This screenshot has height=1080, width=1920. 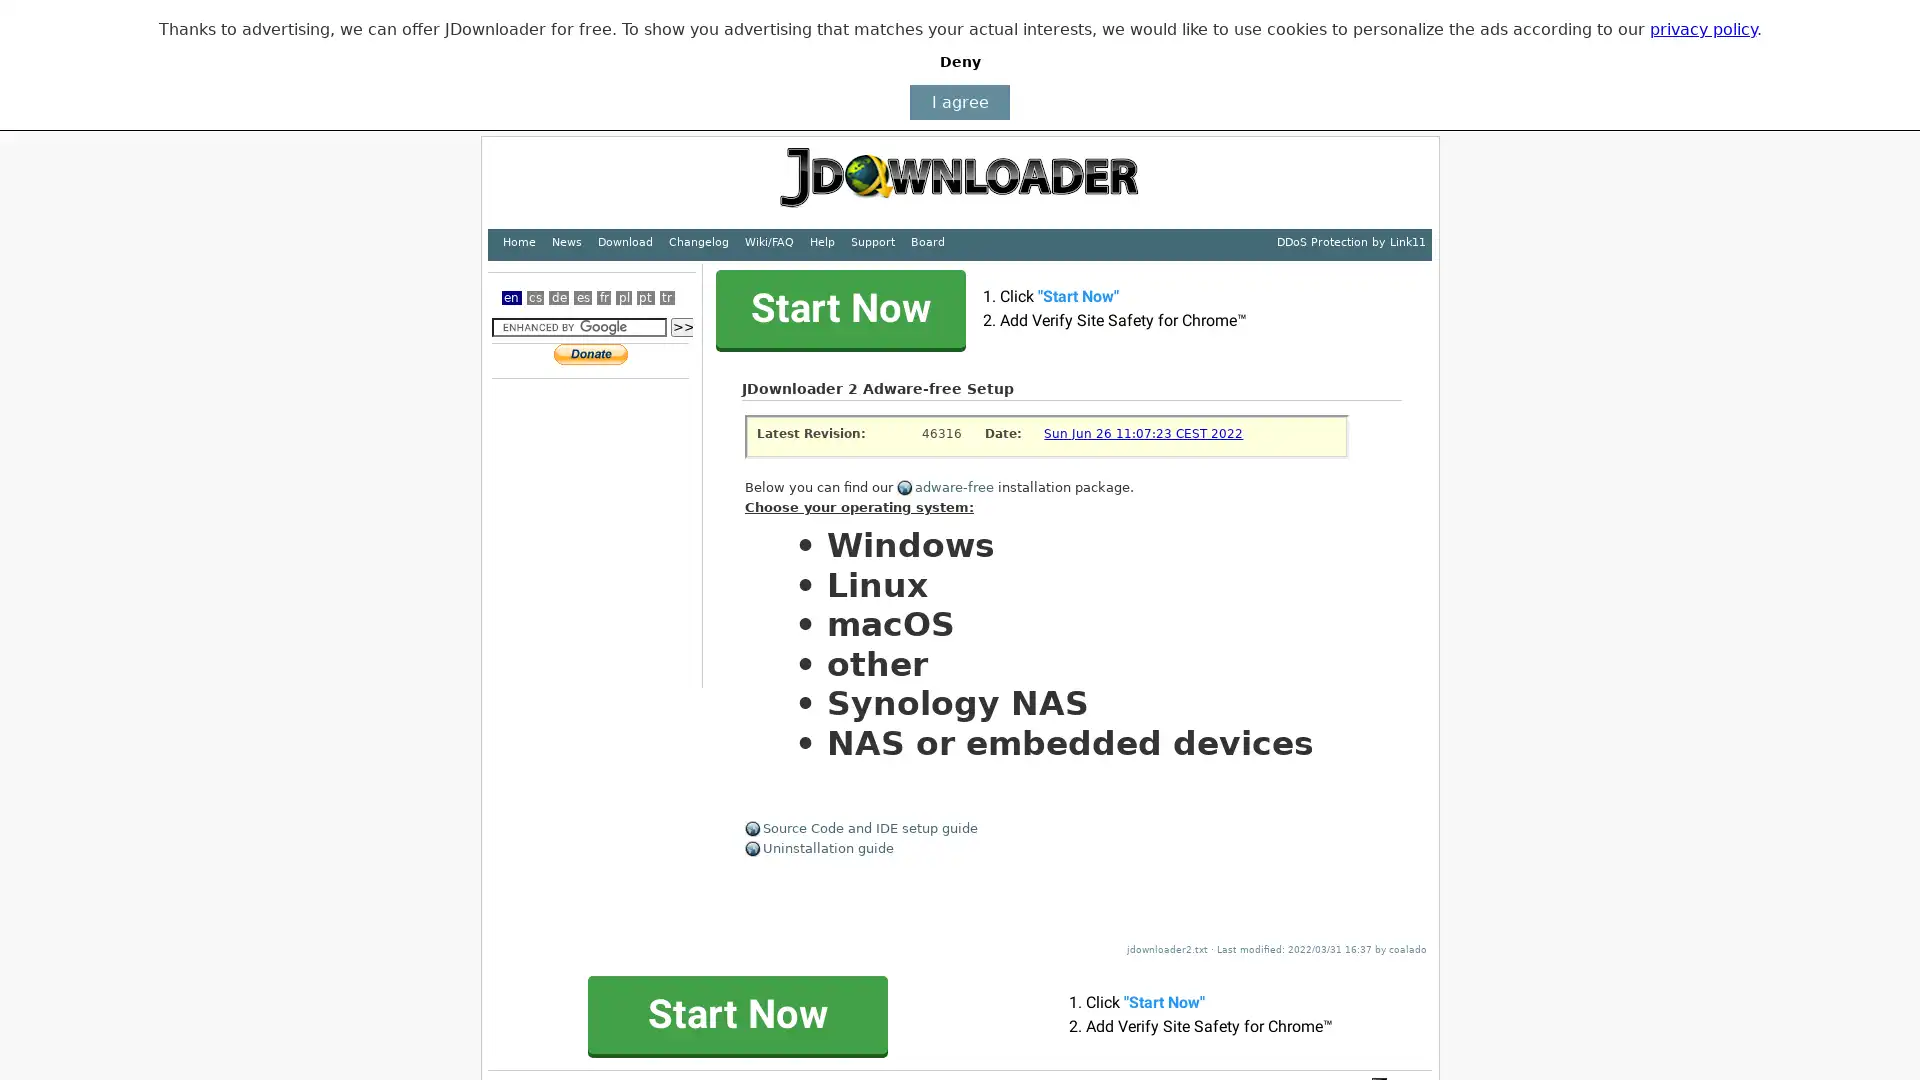 What do you see at coordinates (960, 102) in the screenshot?
I see `I agree` at bounding box center [960, 102].